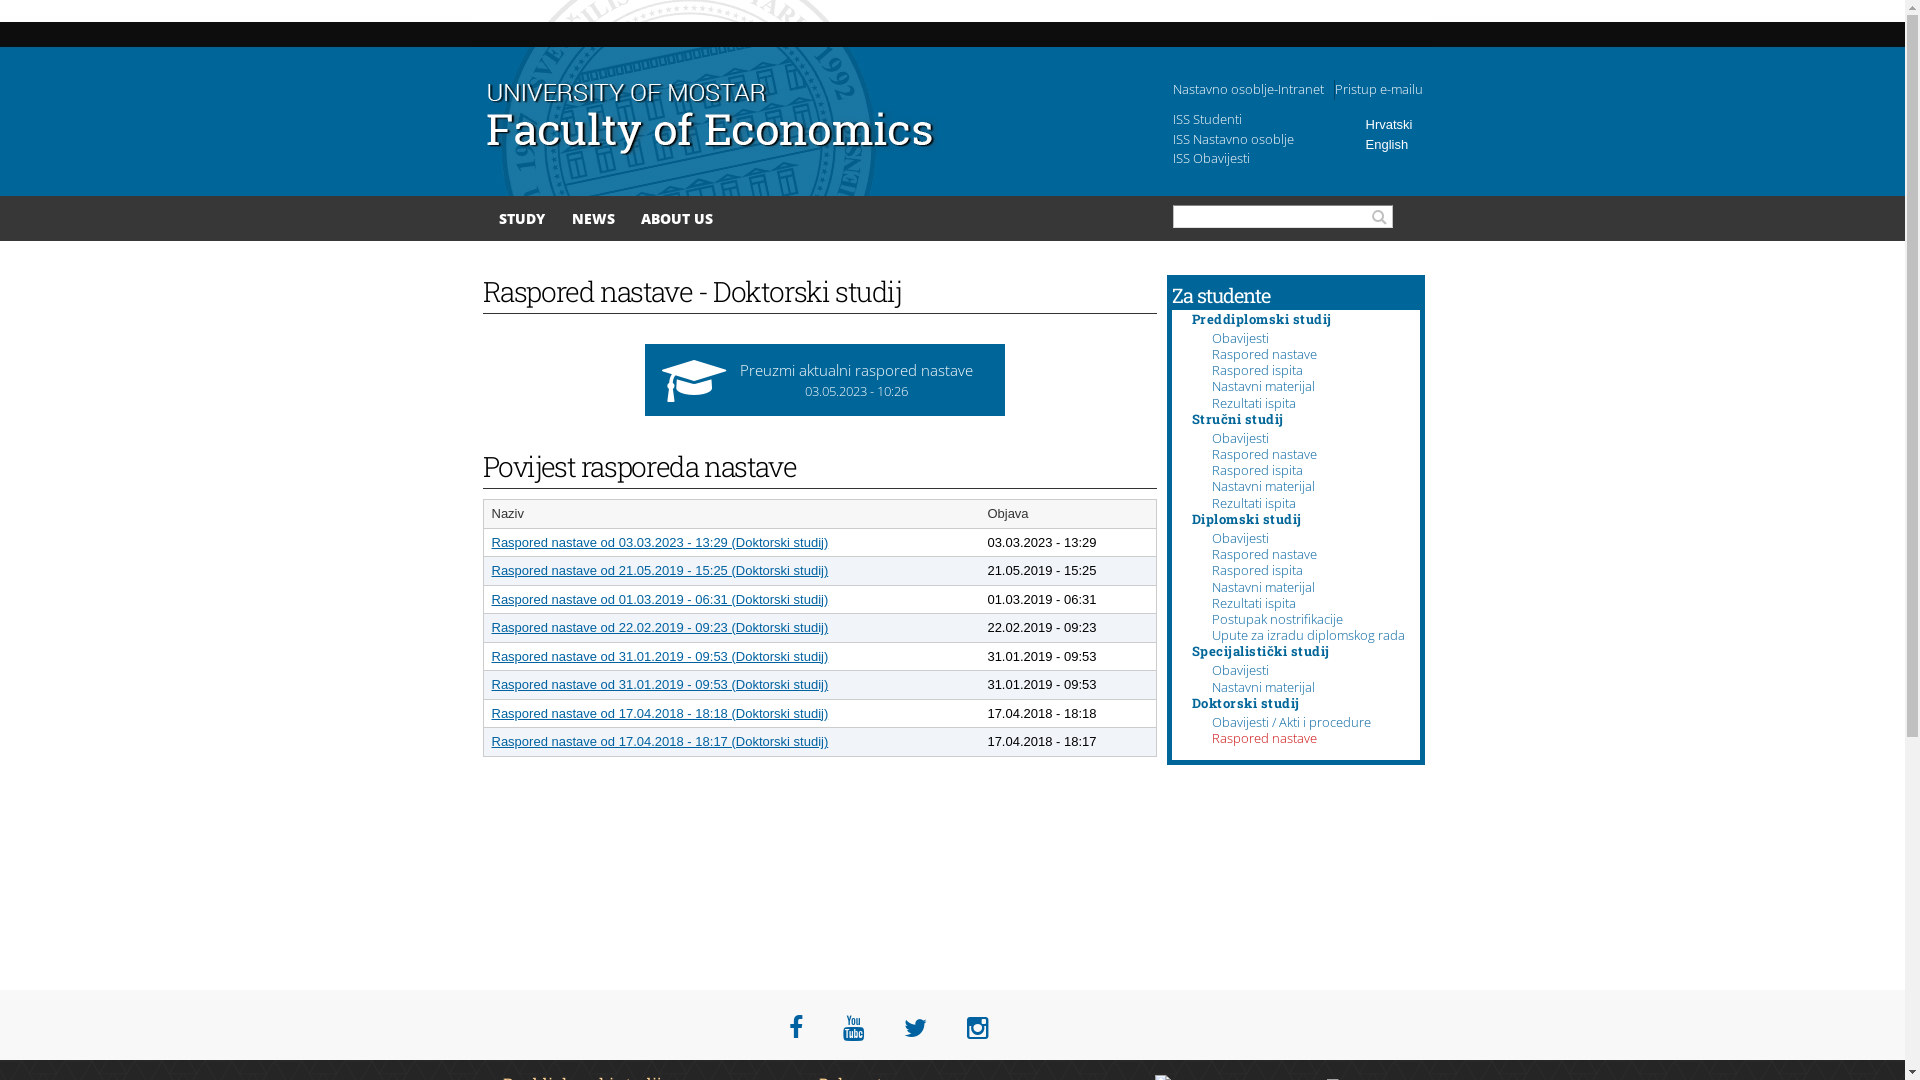  I want to click on 'Preuzmi aktualni raspored nastave, so click(824, 380).